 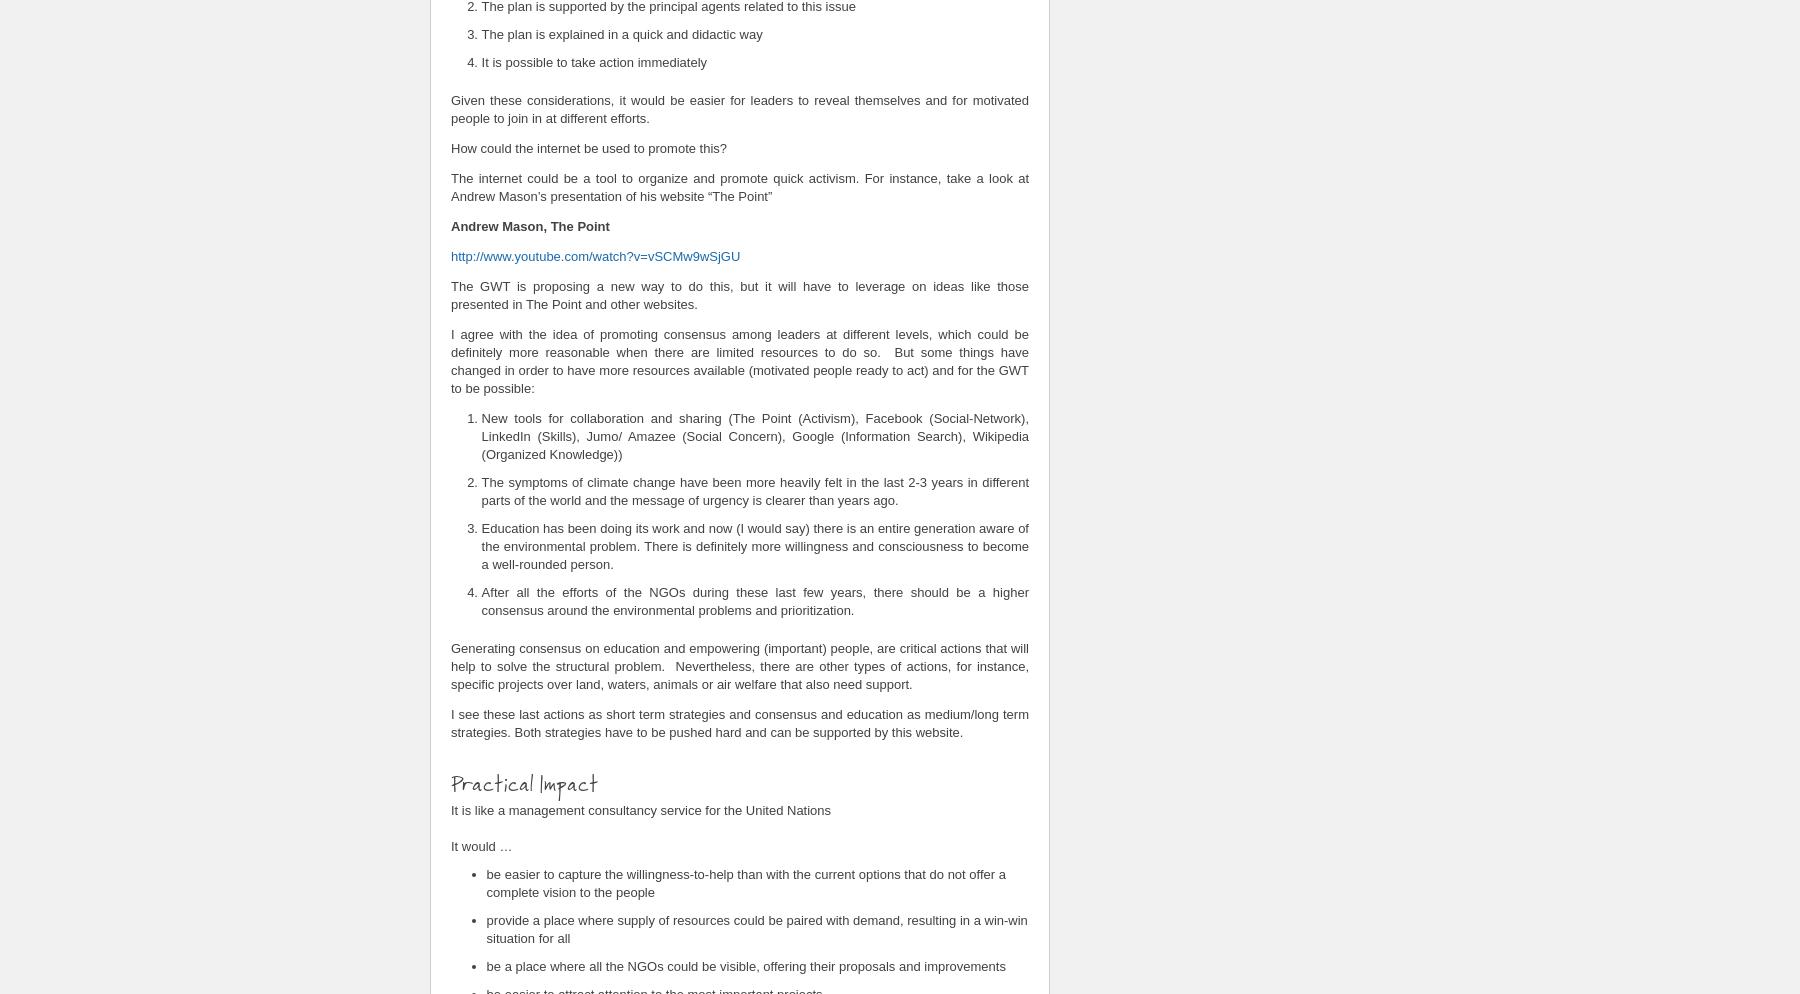 What do you see at coordinates (753, 600) in the screenshot?
I see `'After all the efforts of the NGOs during these last few years, there should be a higher consensus around the environmental problems and prioritization.'` at bounding box center [753, 600].